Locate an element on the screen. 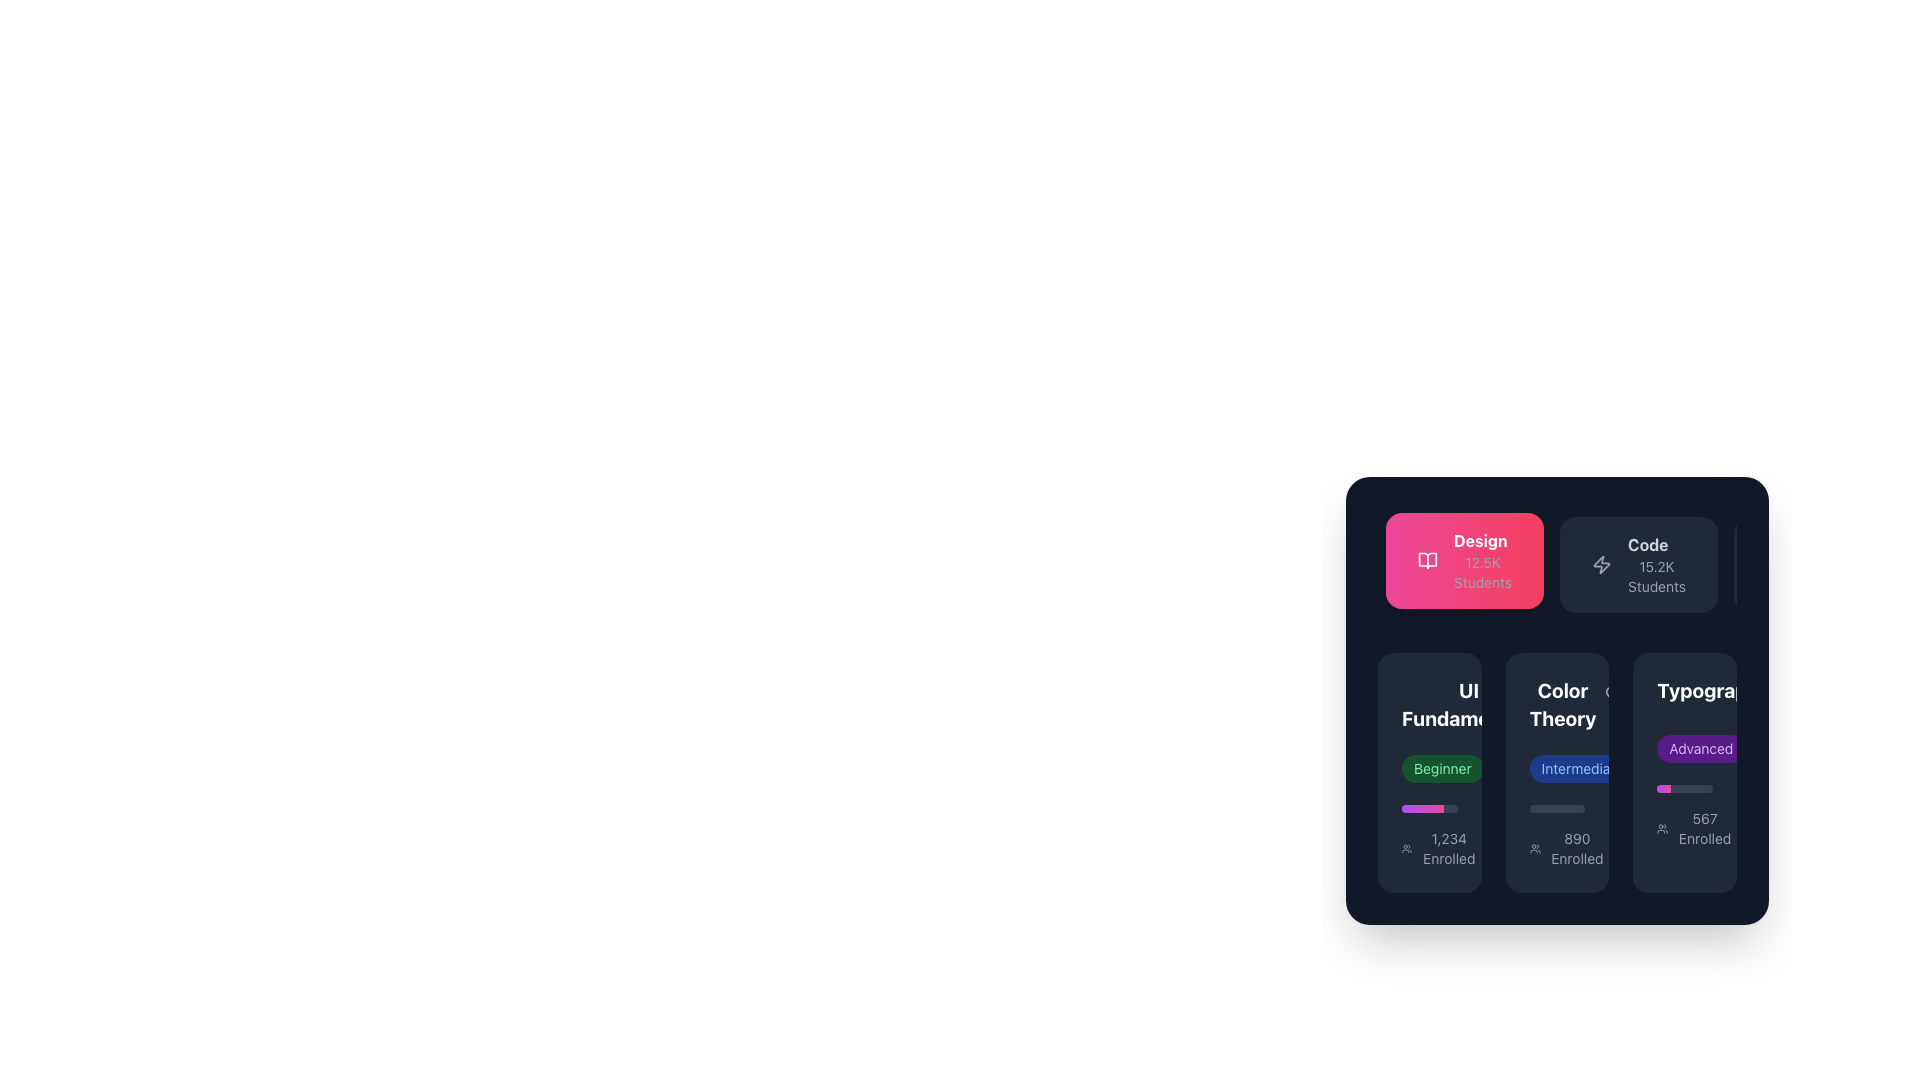 The image size is (1920, 1080). text label that displays 'Typography' styled in bold white font on a dark background, located at the top of a vertically aligned card-like structure is located at coordinates (1712, 689).